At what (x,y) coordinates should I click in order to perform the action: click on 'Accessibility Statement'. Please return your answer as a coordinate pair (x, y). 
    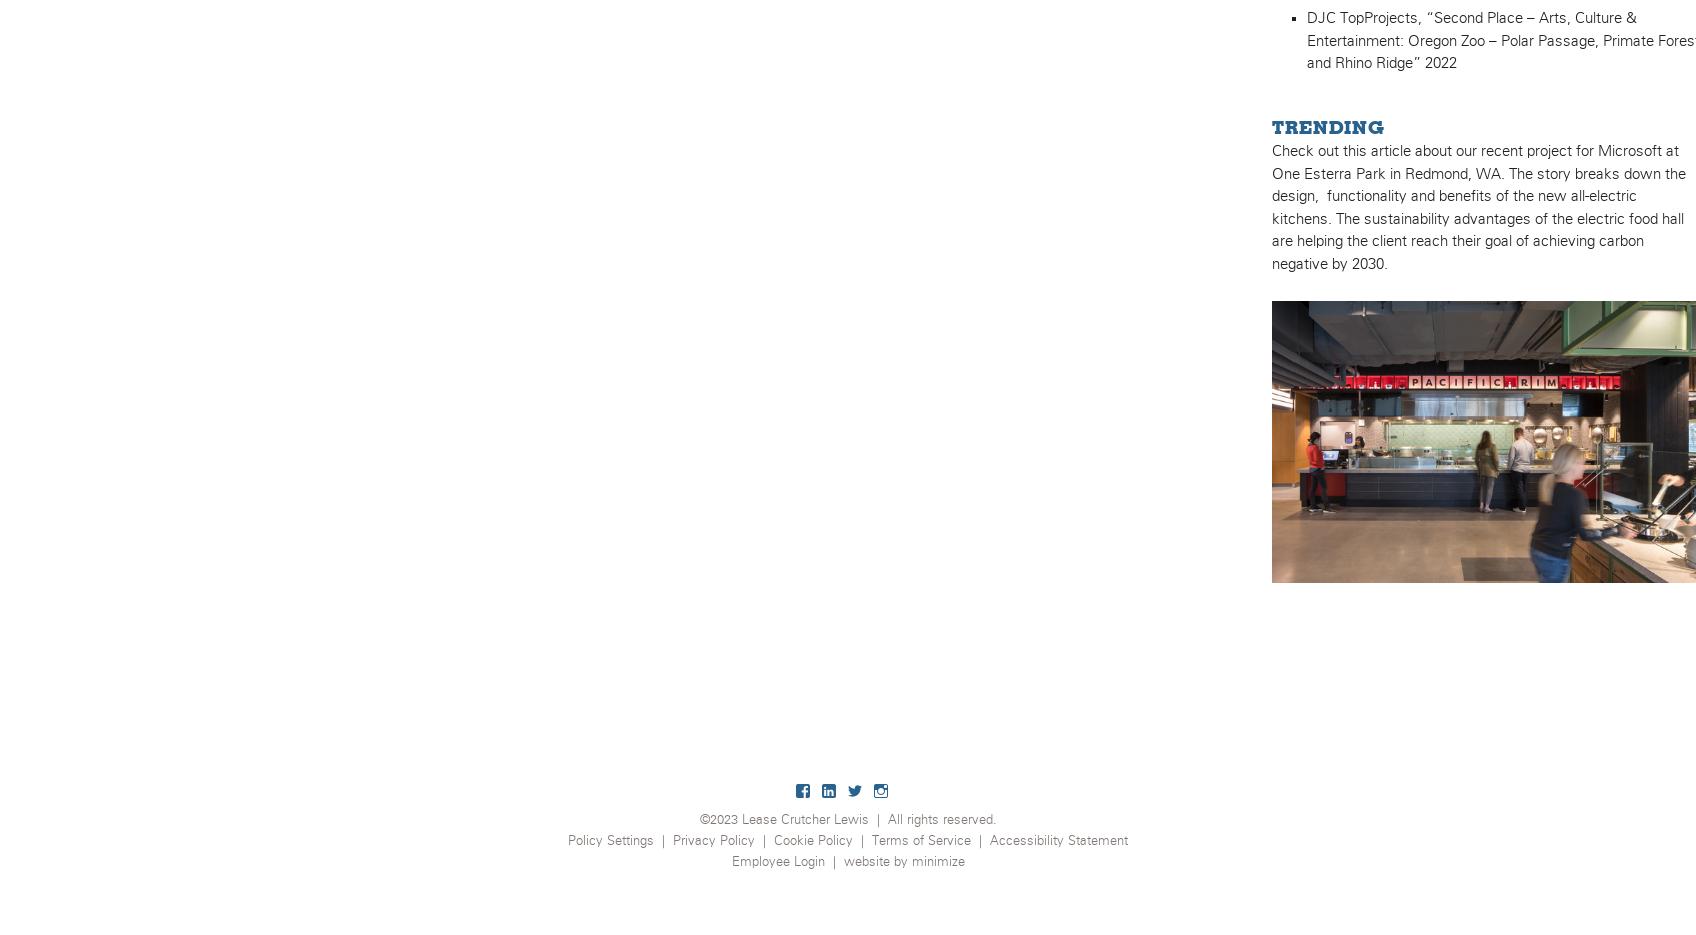
    Looking at the image, I should click on (1058, 841).